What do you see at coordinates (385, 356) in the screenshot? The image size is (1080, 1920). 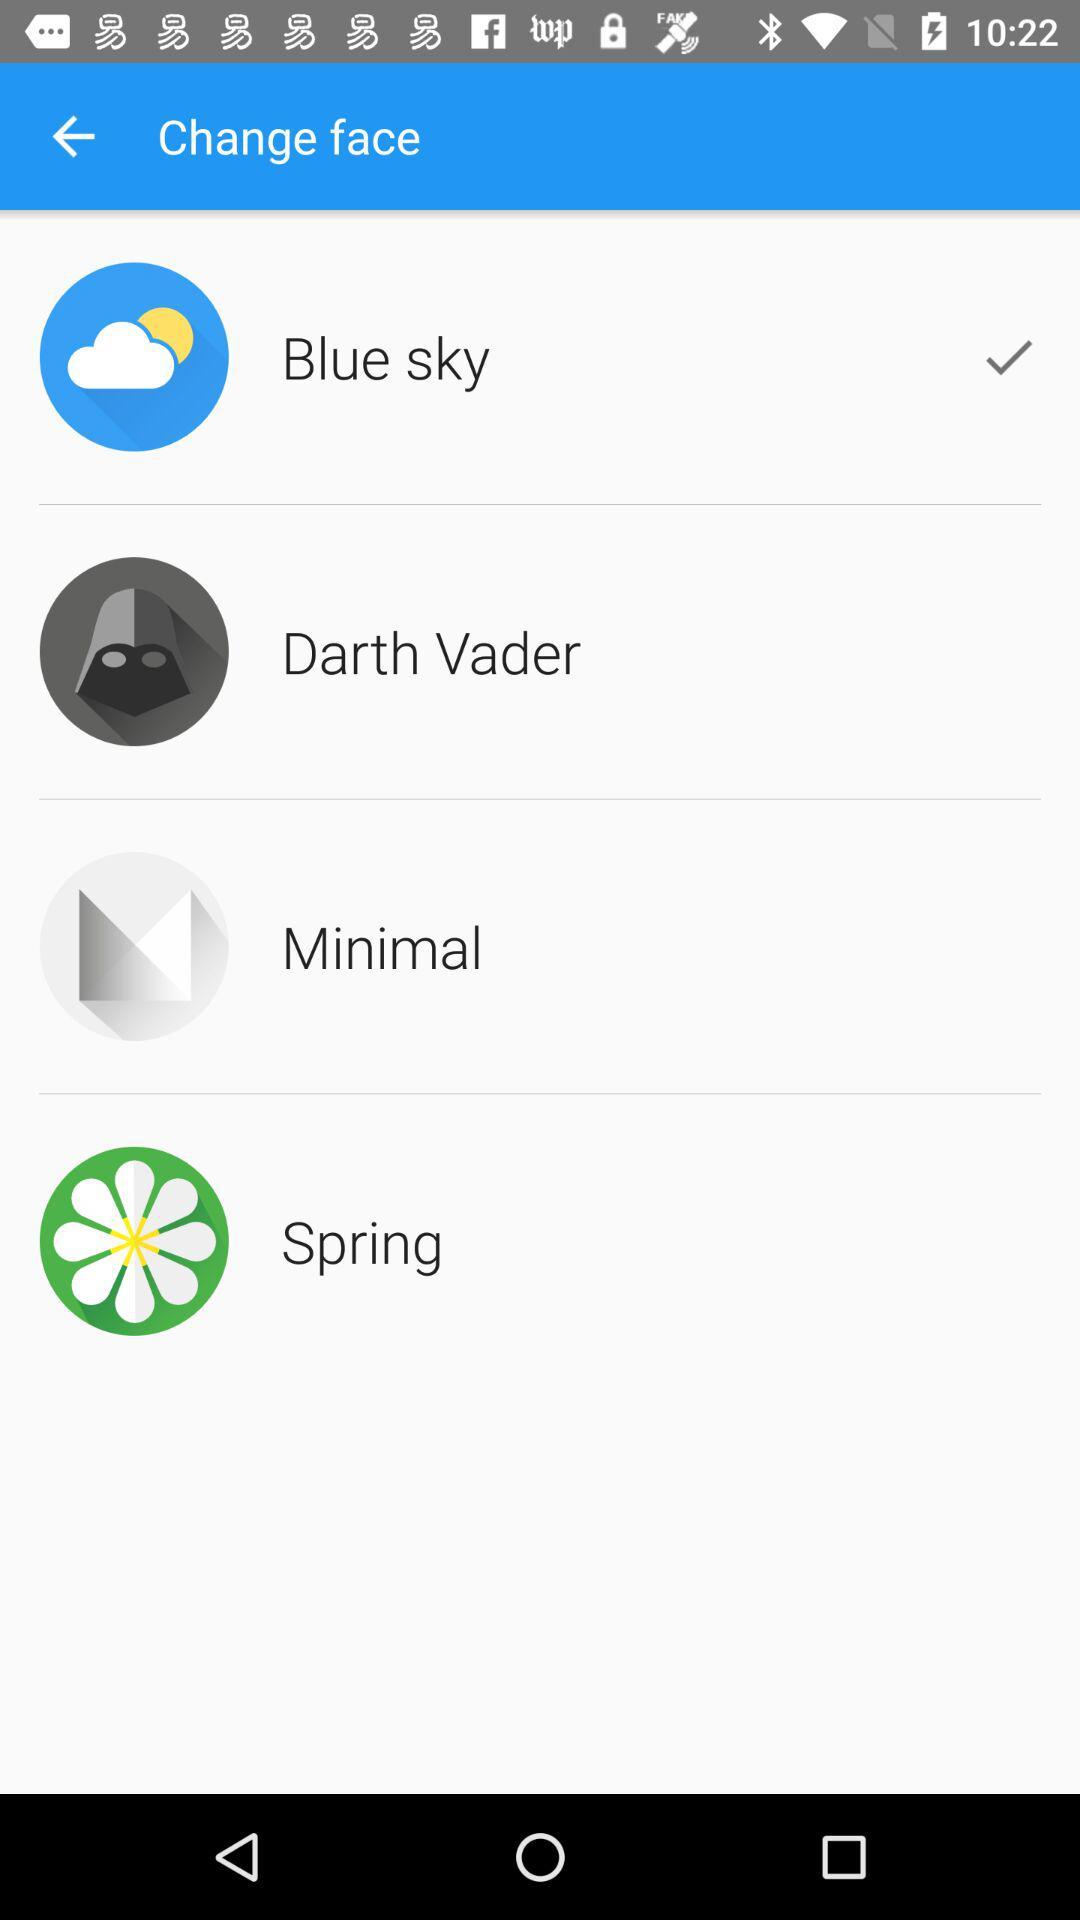 I see `icon above darth vader` at bounding box center [385, 356].